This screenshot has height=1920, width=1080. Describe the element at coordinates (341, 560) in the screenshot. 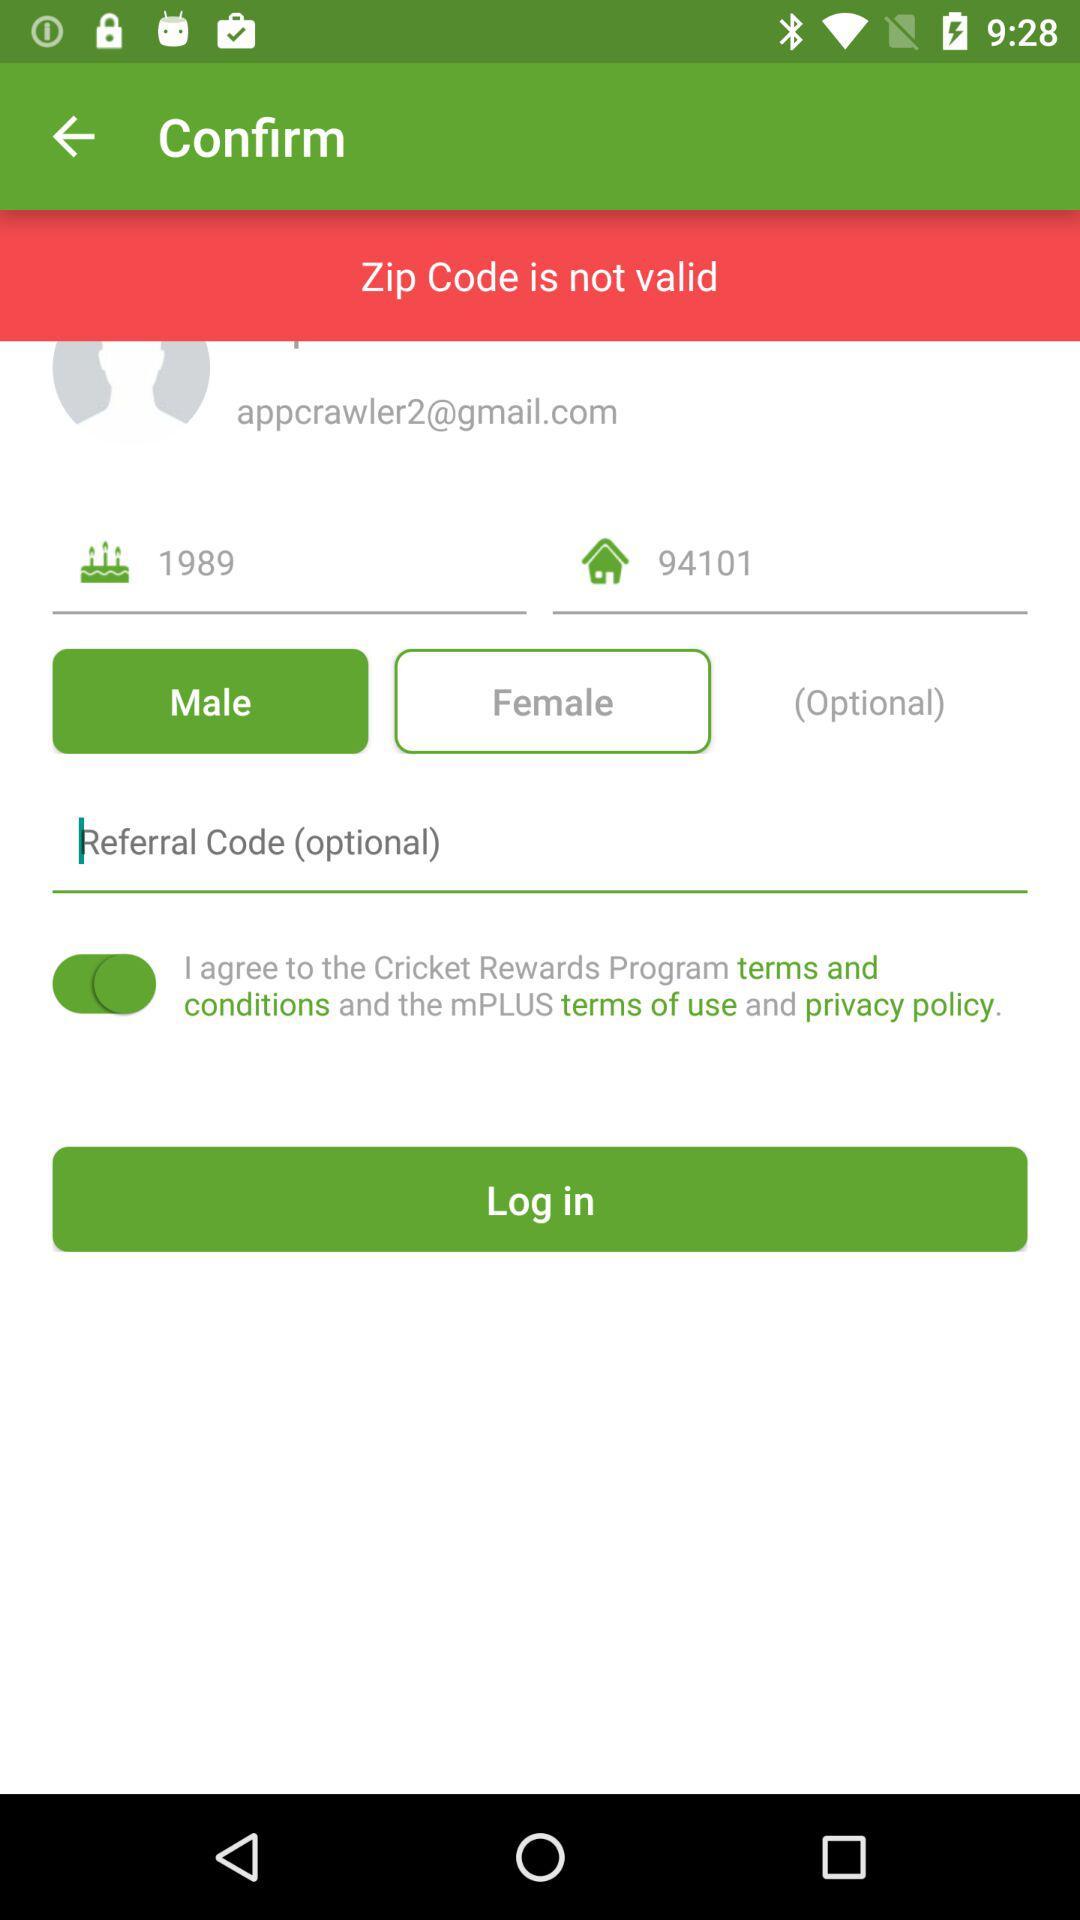

I see `1989 icon` at that location.